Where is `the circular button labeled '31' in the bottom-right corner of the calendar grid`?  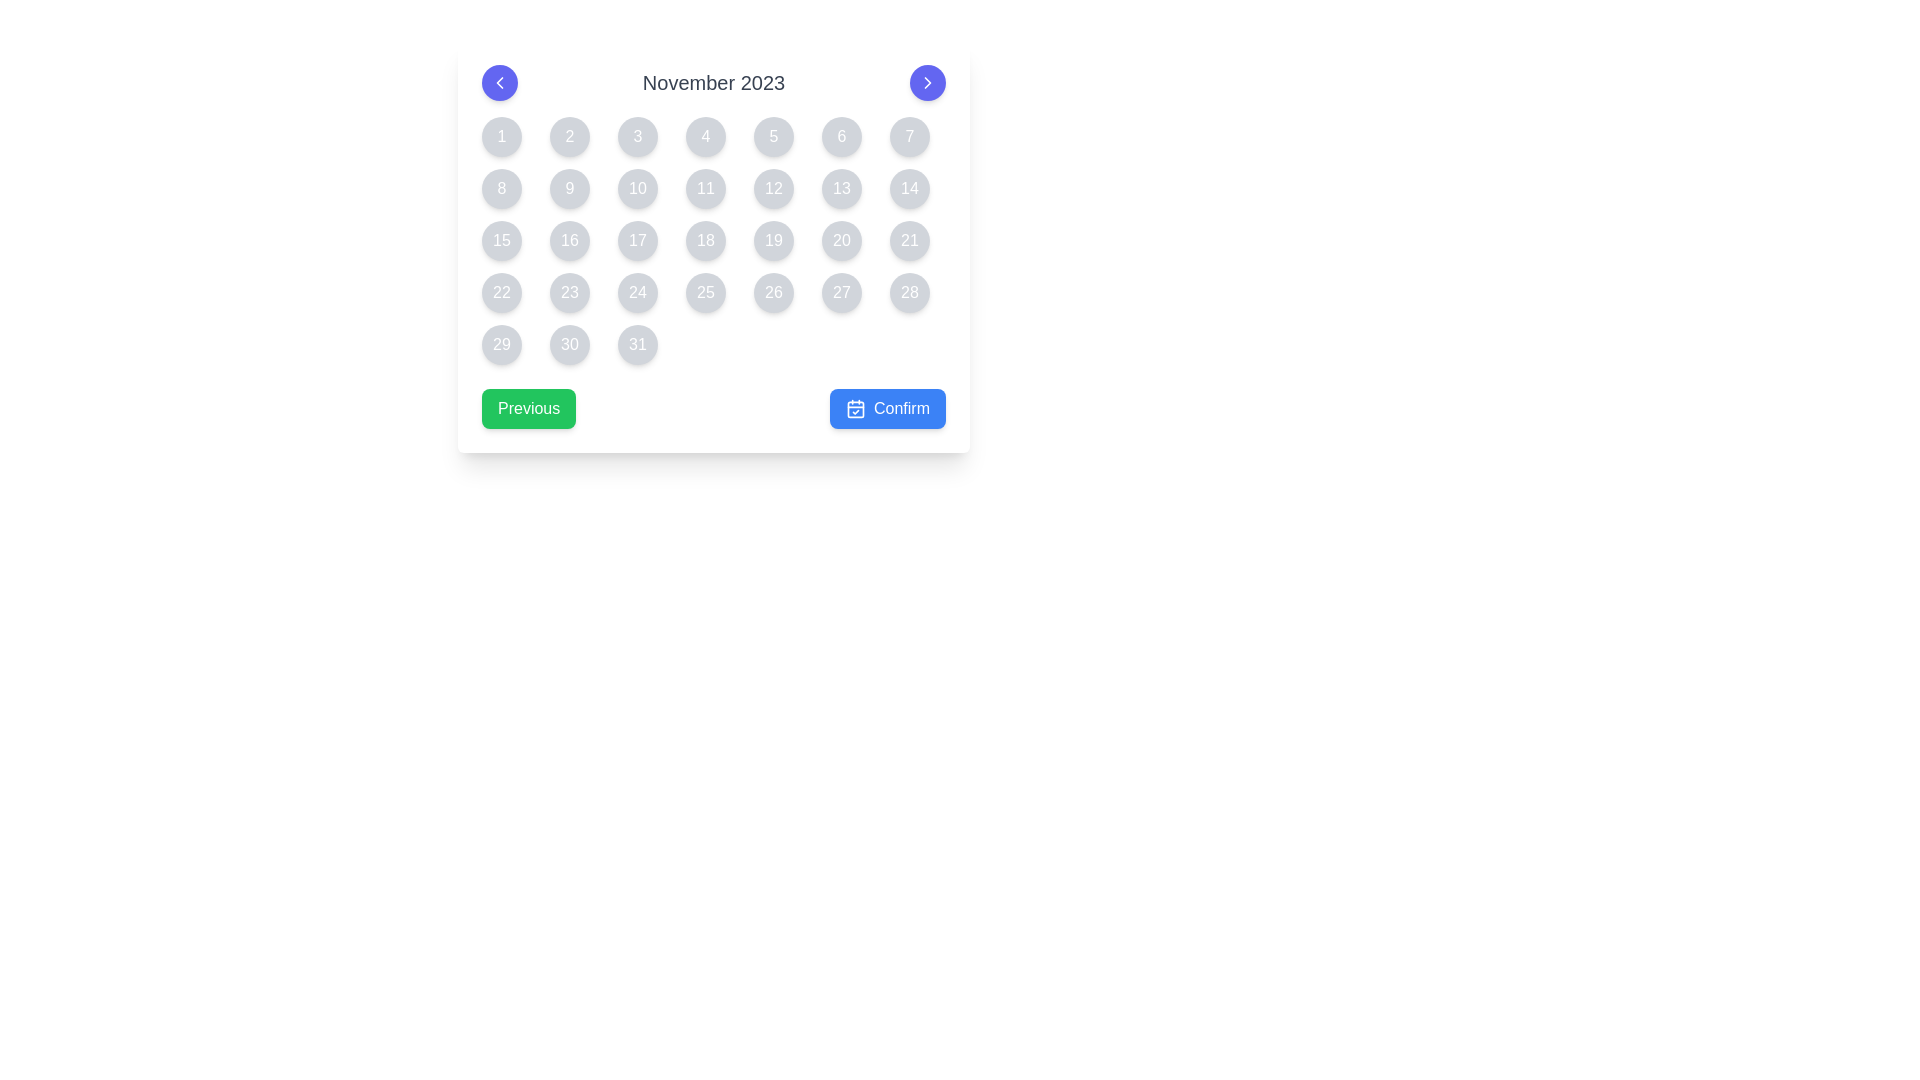
the circular button labeled '31' in the bottom-right corner of the calendar grid is located at coordinates (637, 343).